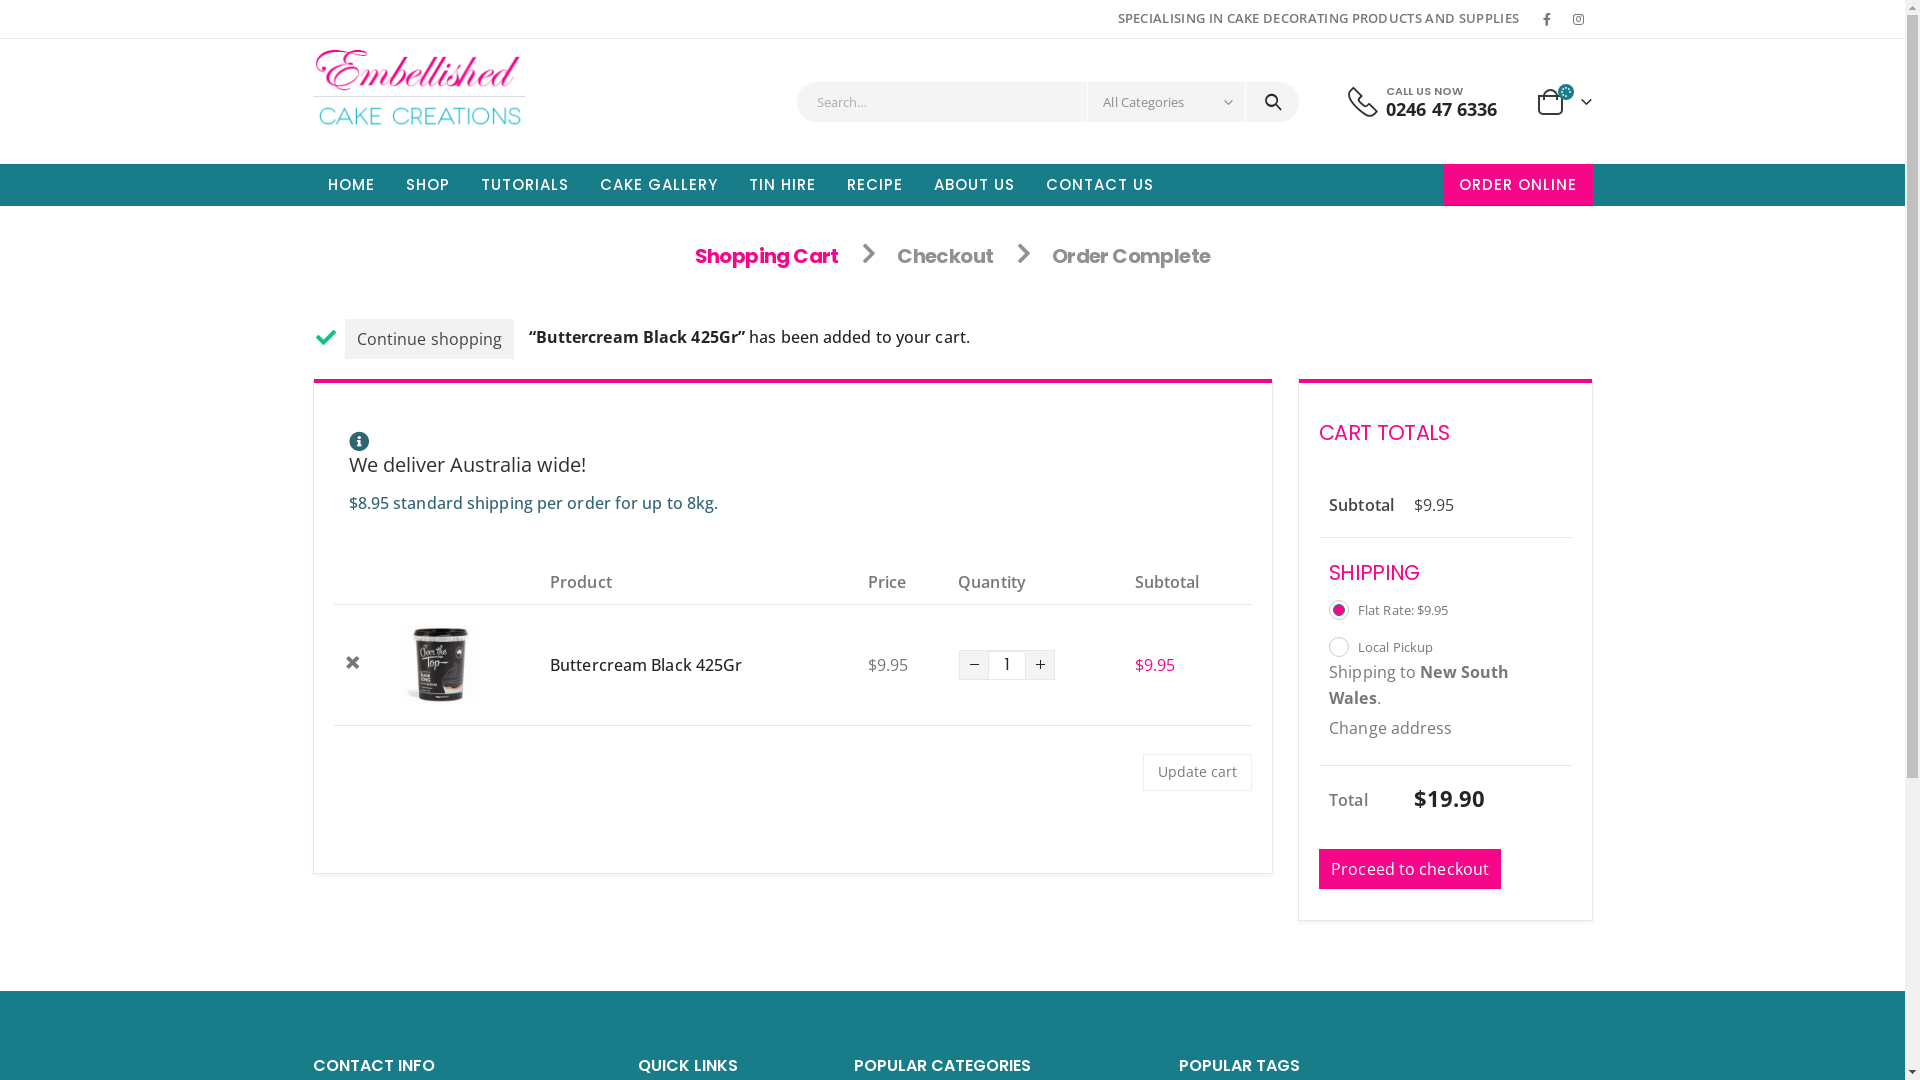  What do you see at coordinates (1040, 664) in the screenshot?
I see `'+'` at bounding box center [1040, 664].